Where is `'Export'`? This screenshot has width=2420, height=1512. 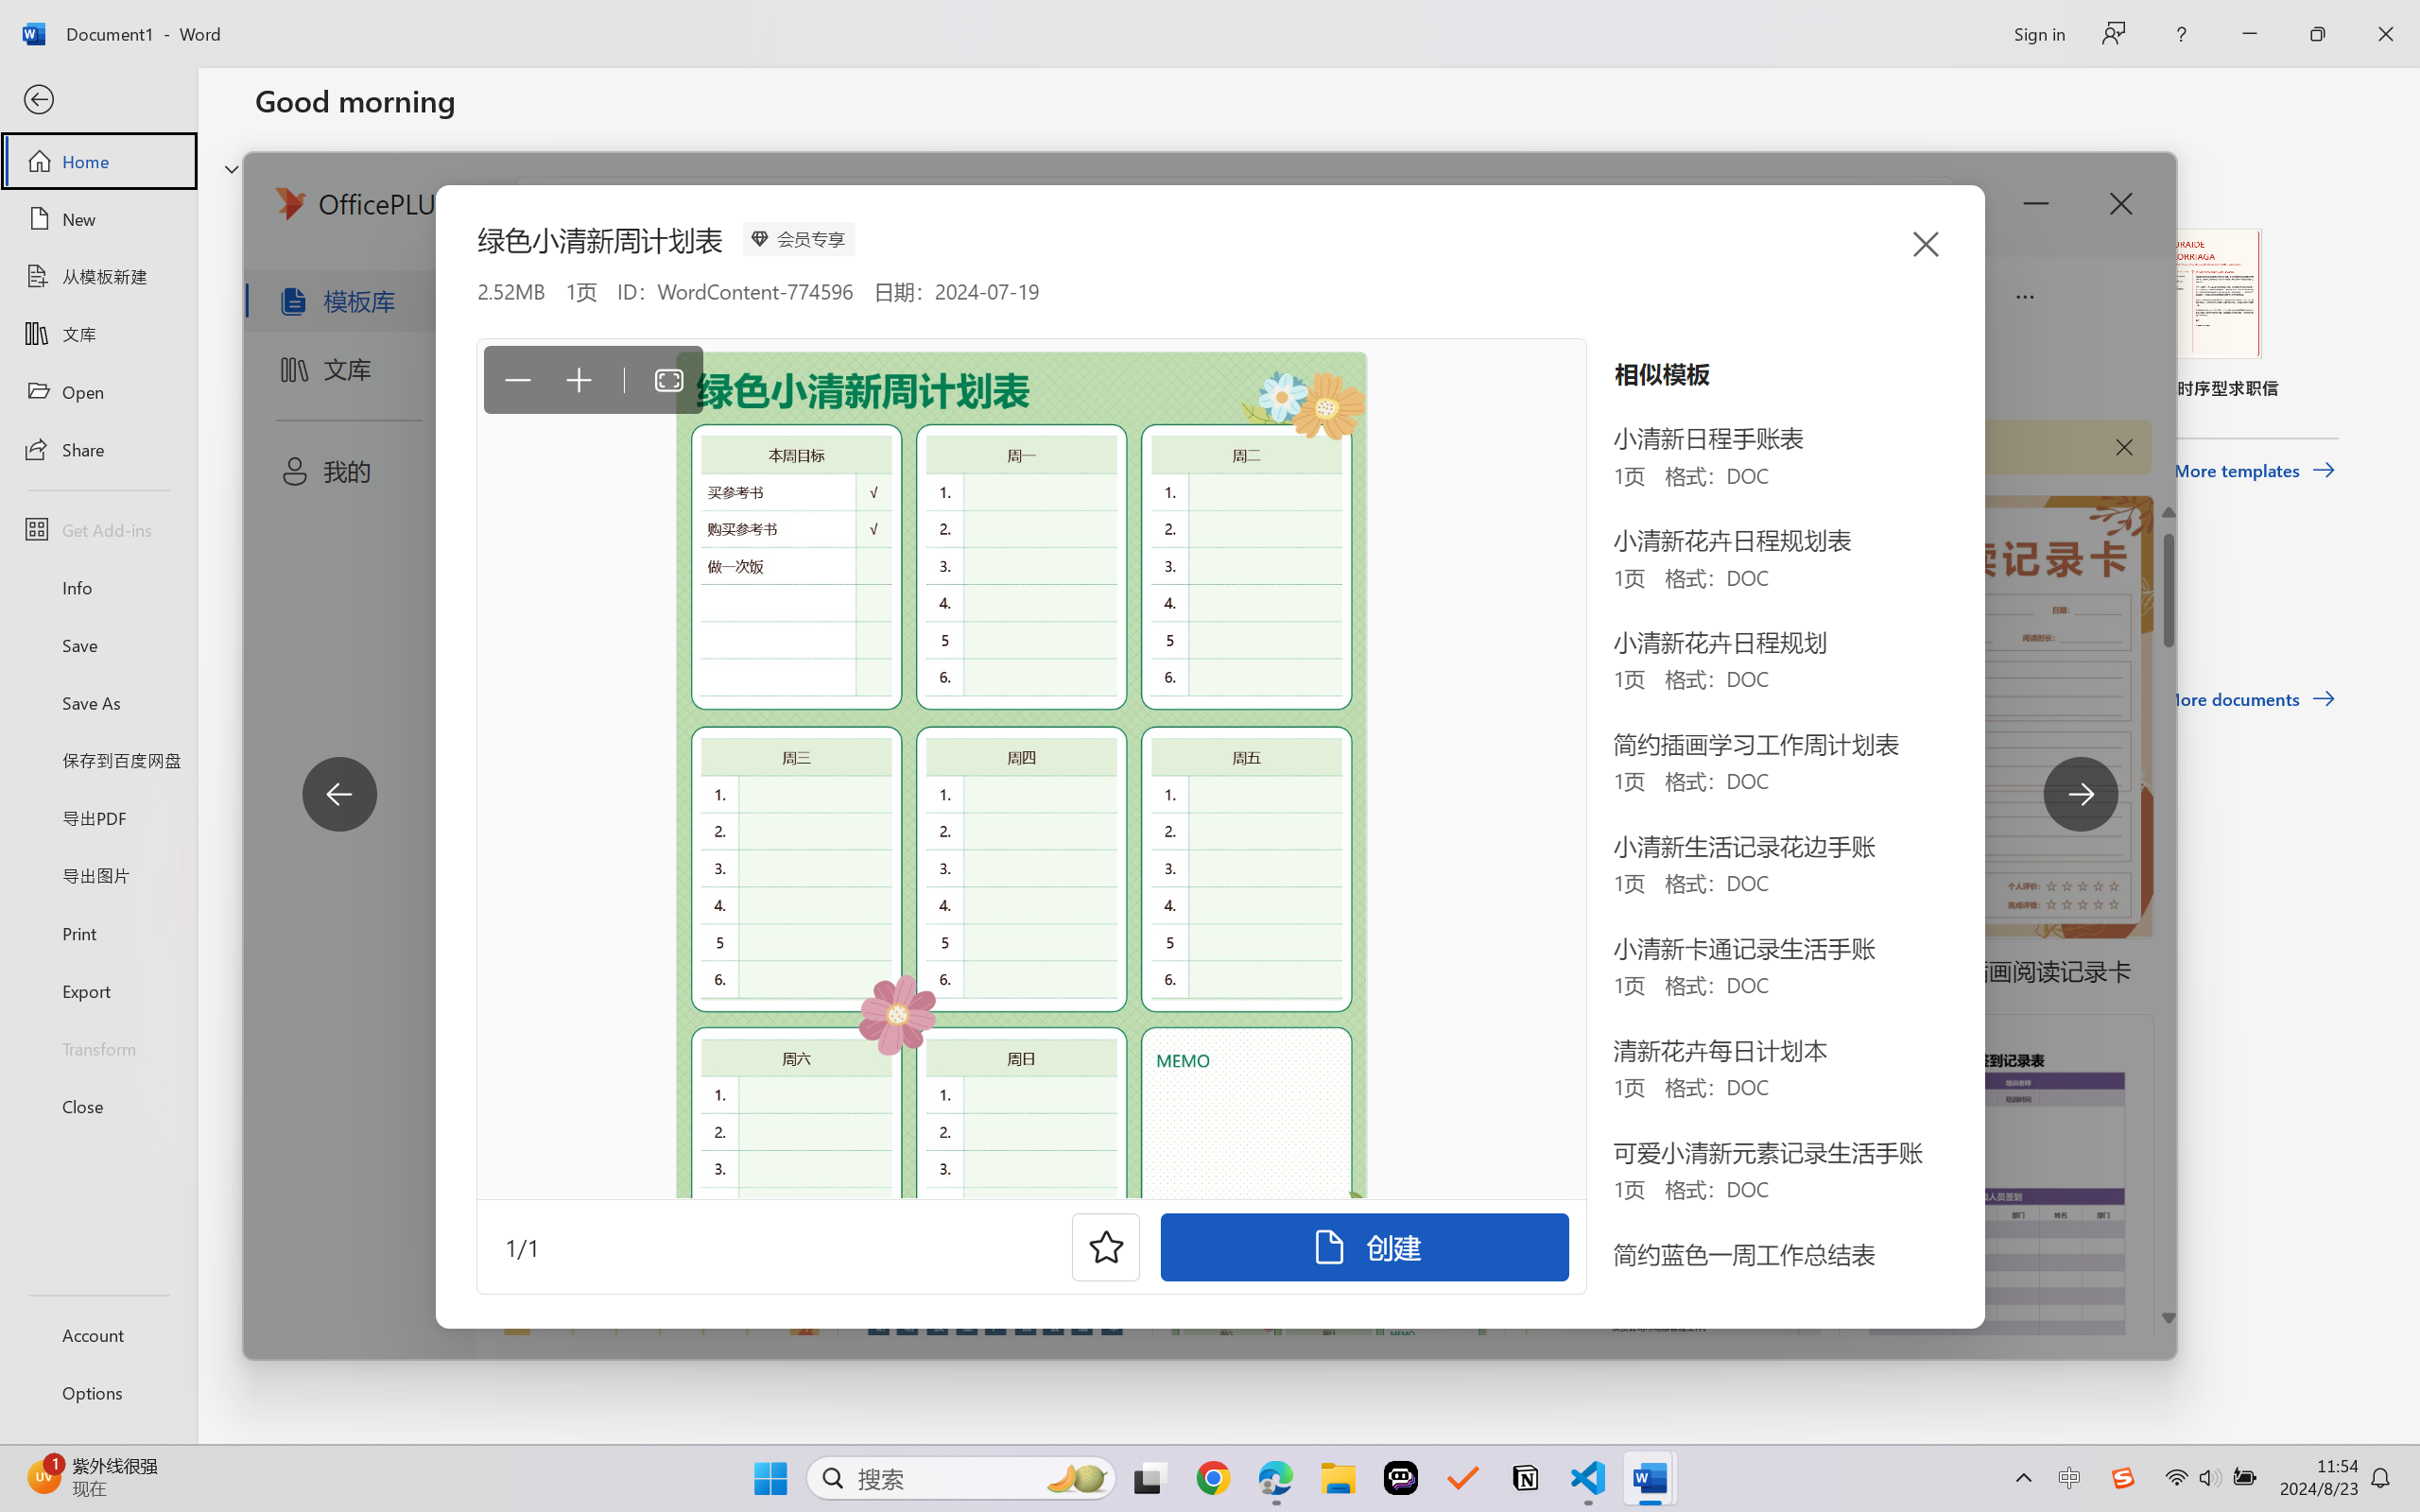
'Export' is located at coordinates (97, 989).